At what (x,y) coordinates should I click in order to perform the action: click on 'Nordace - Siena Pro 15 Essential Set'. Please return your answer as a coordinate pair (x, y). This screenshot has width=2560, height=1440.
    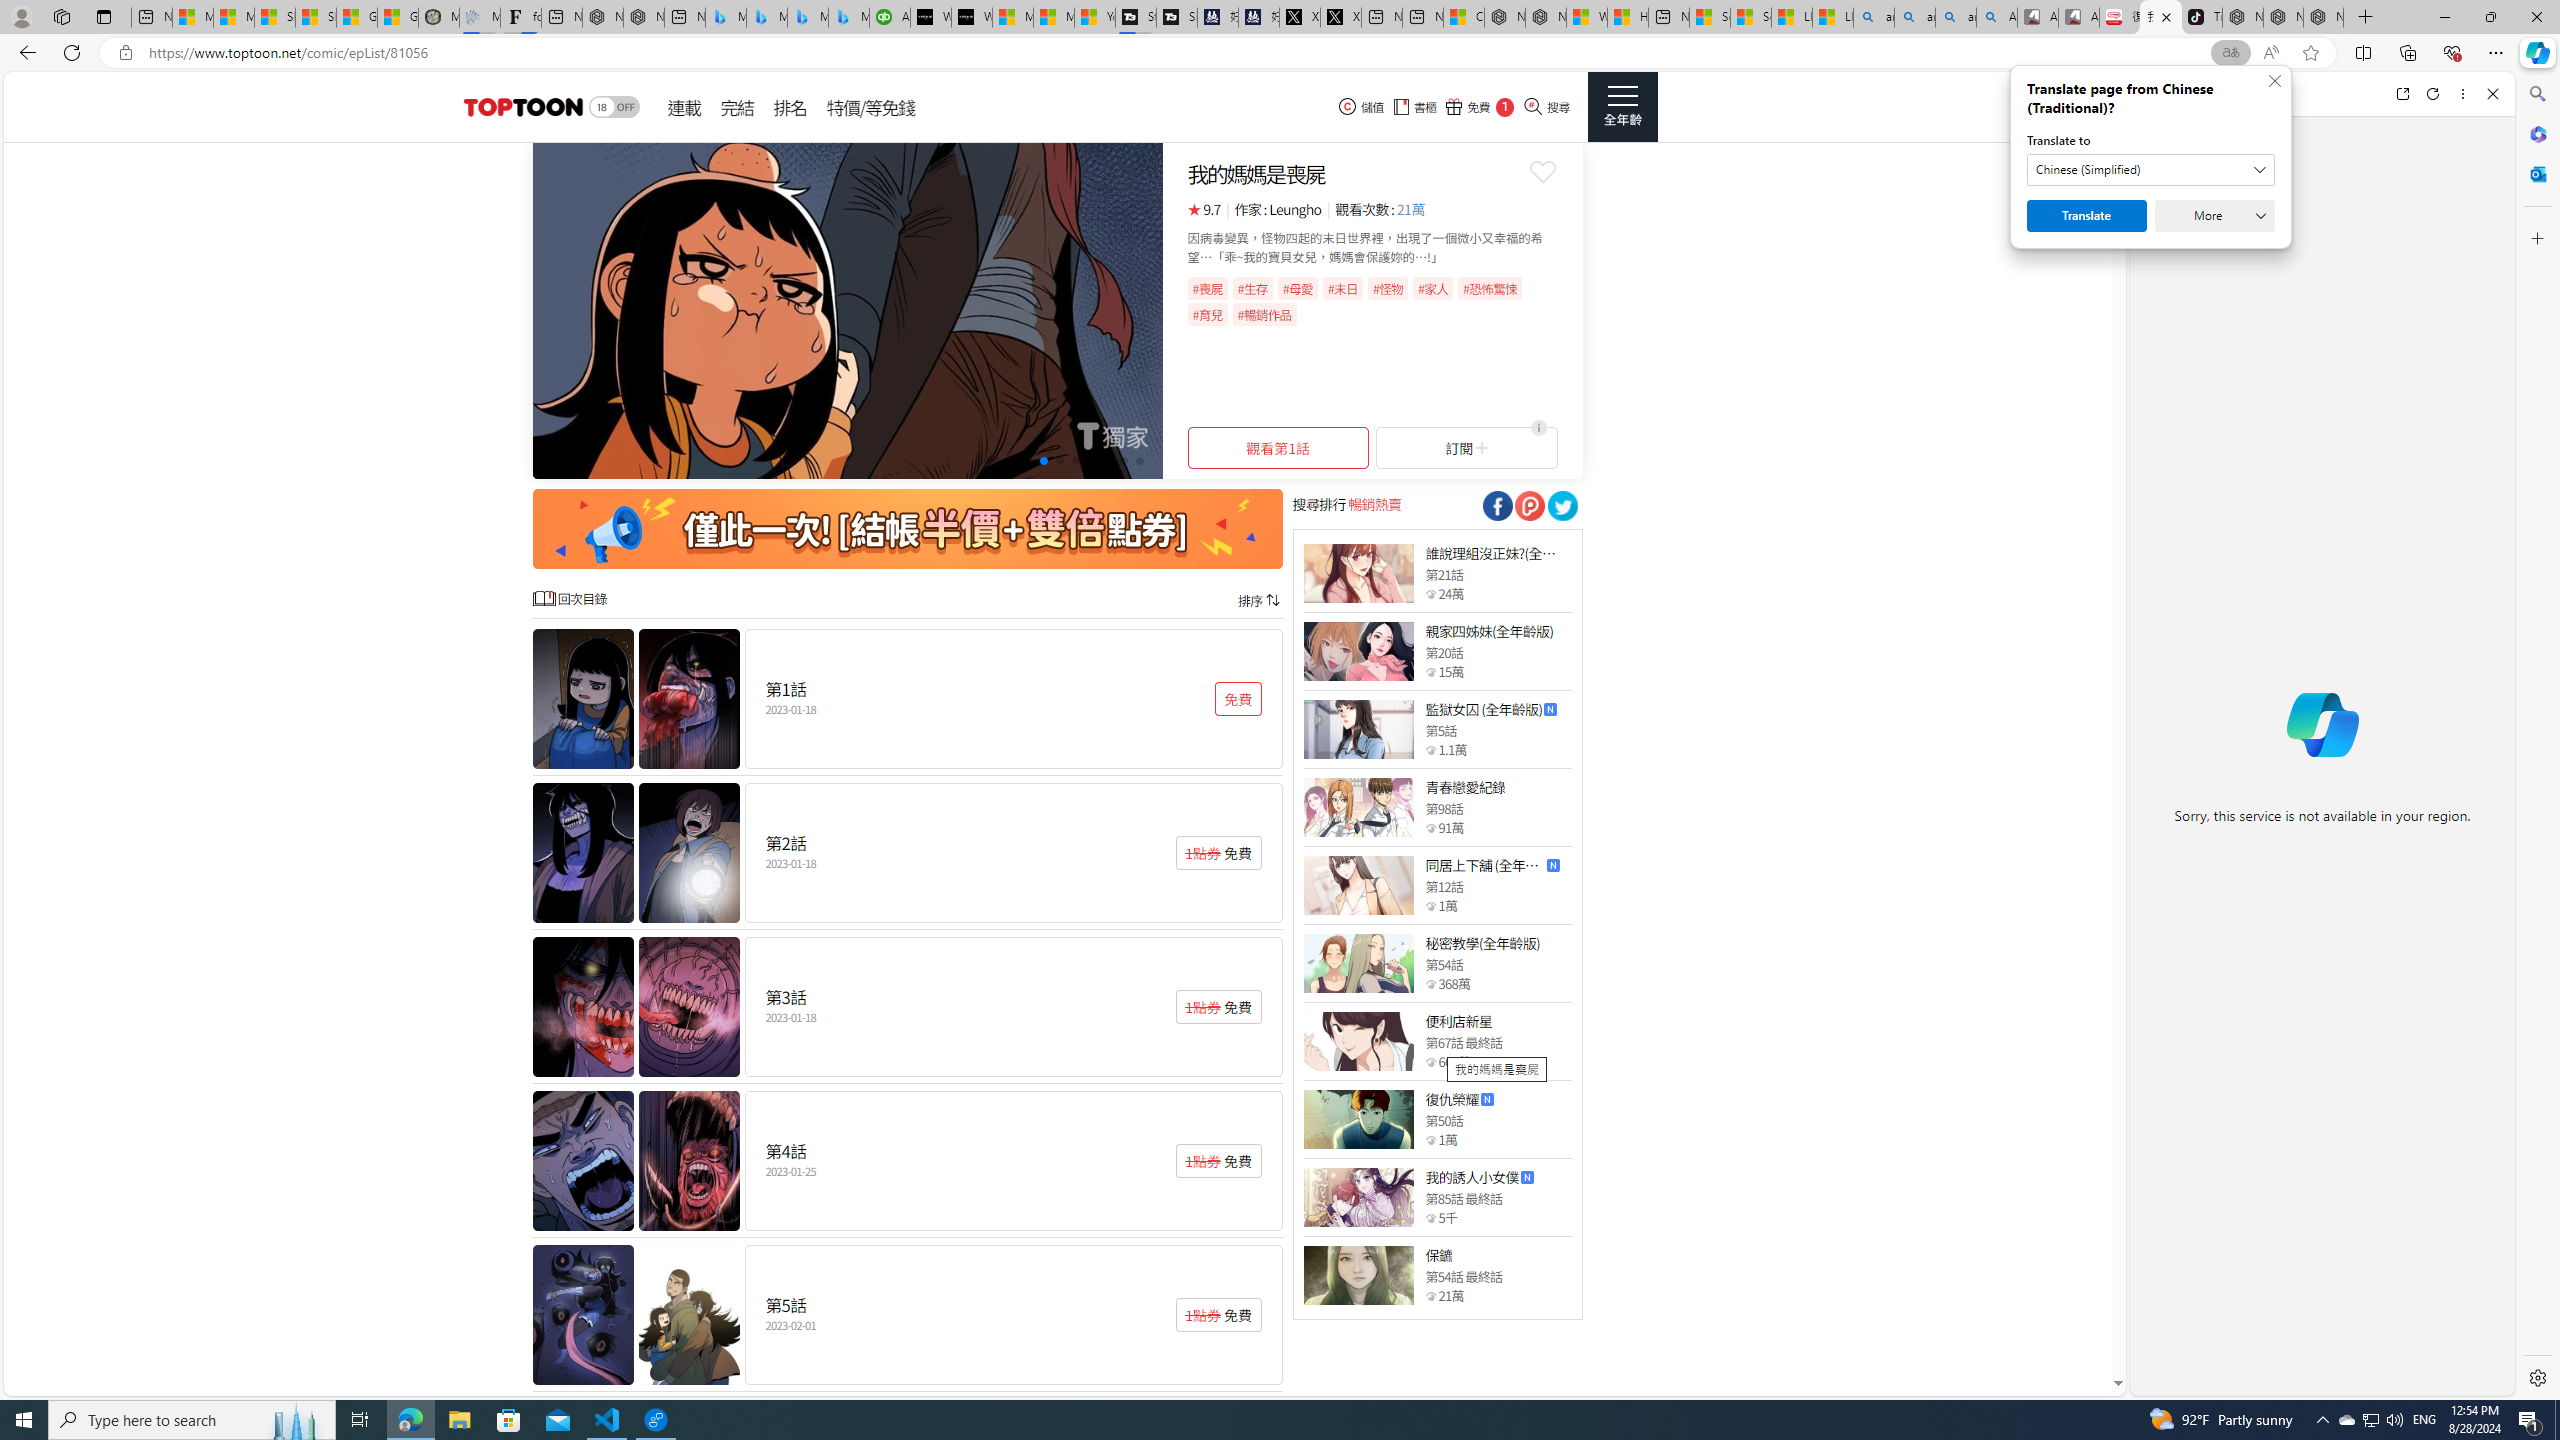
    Looking at the image, I should click on (2323, 16).